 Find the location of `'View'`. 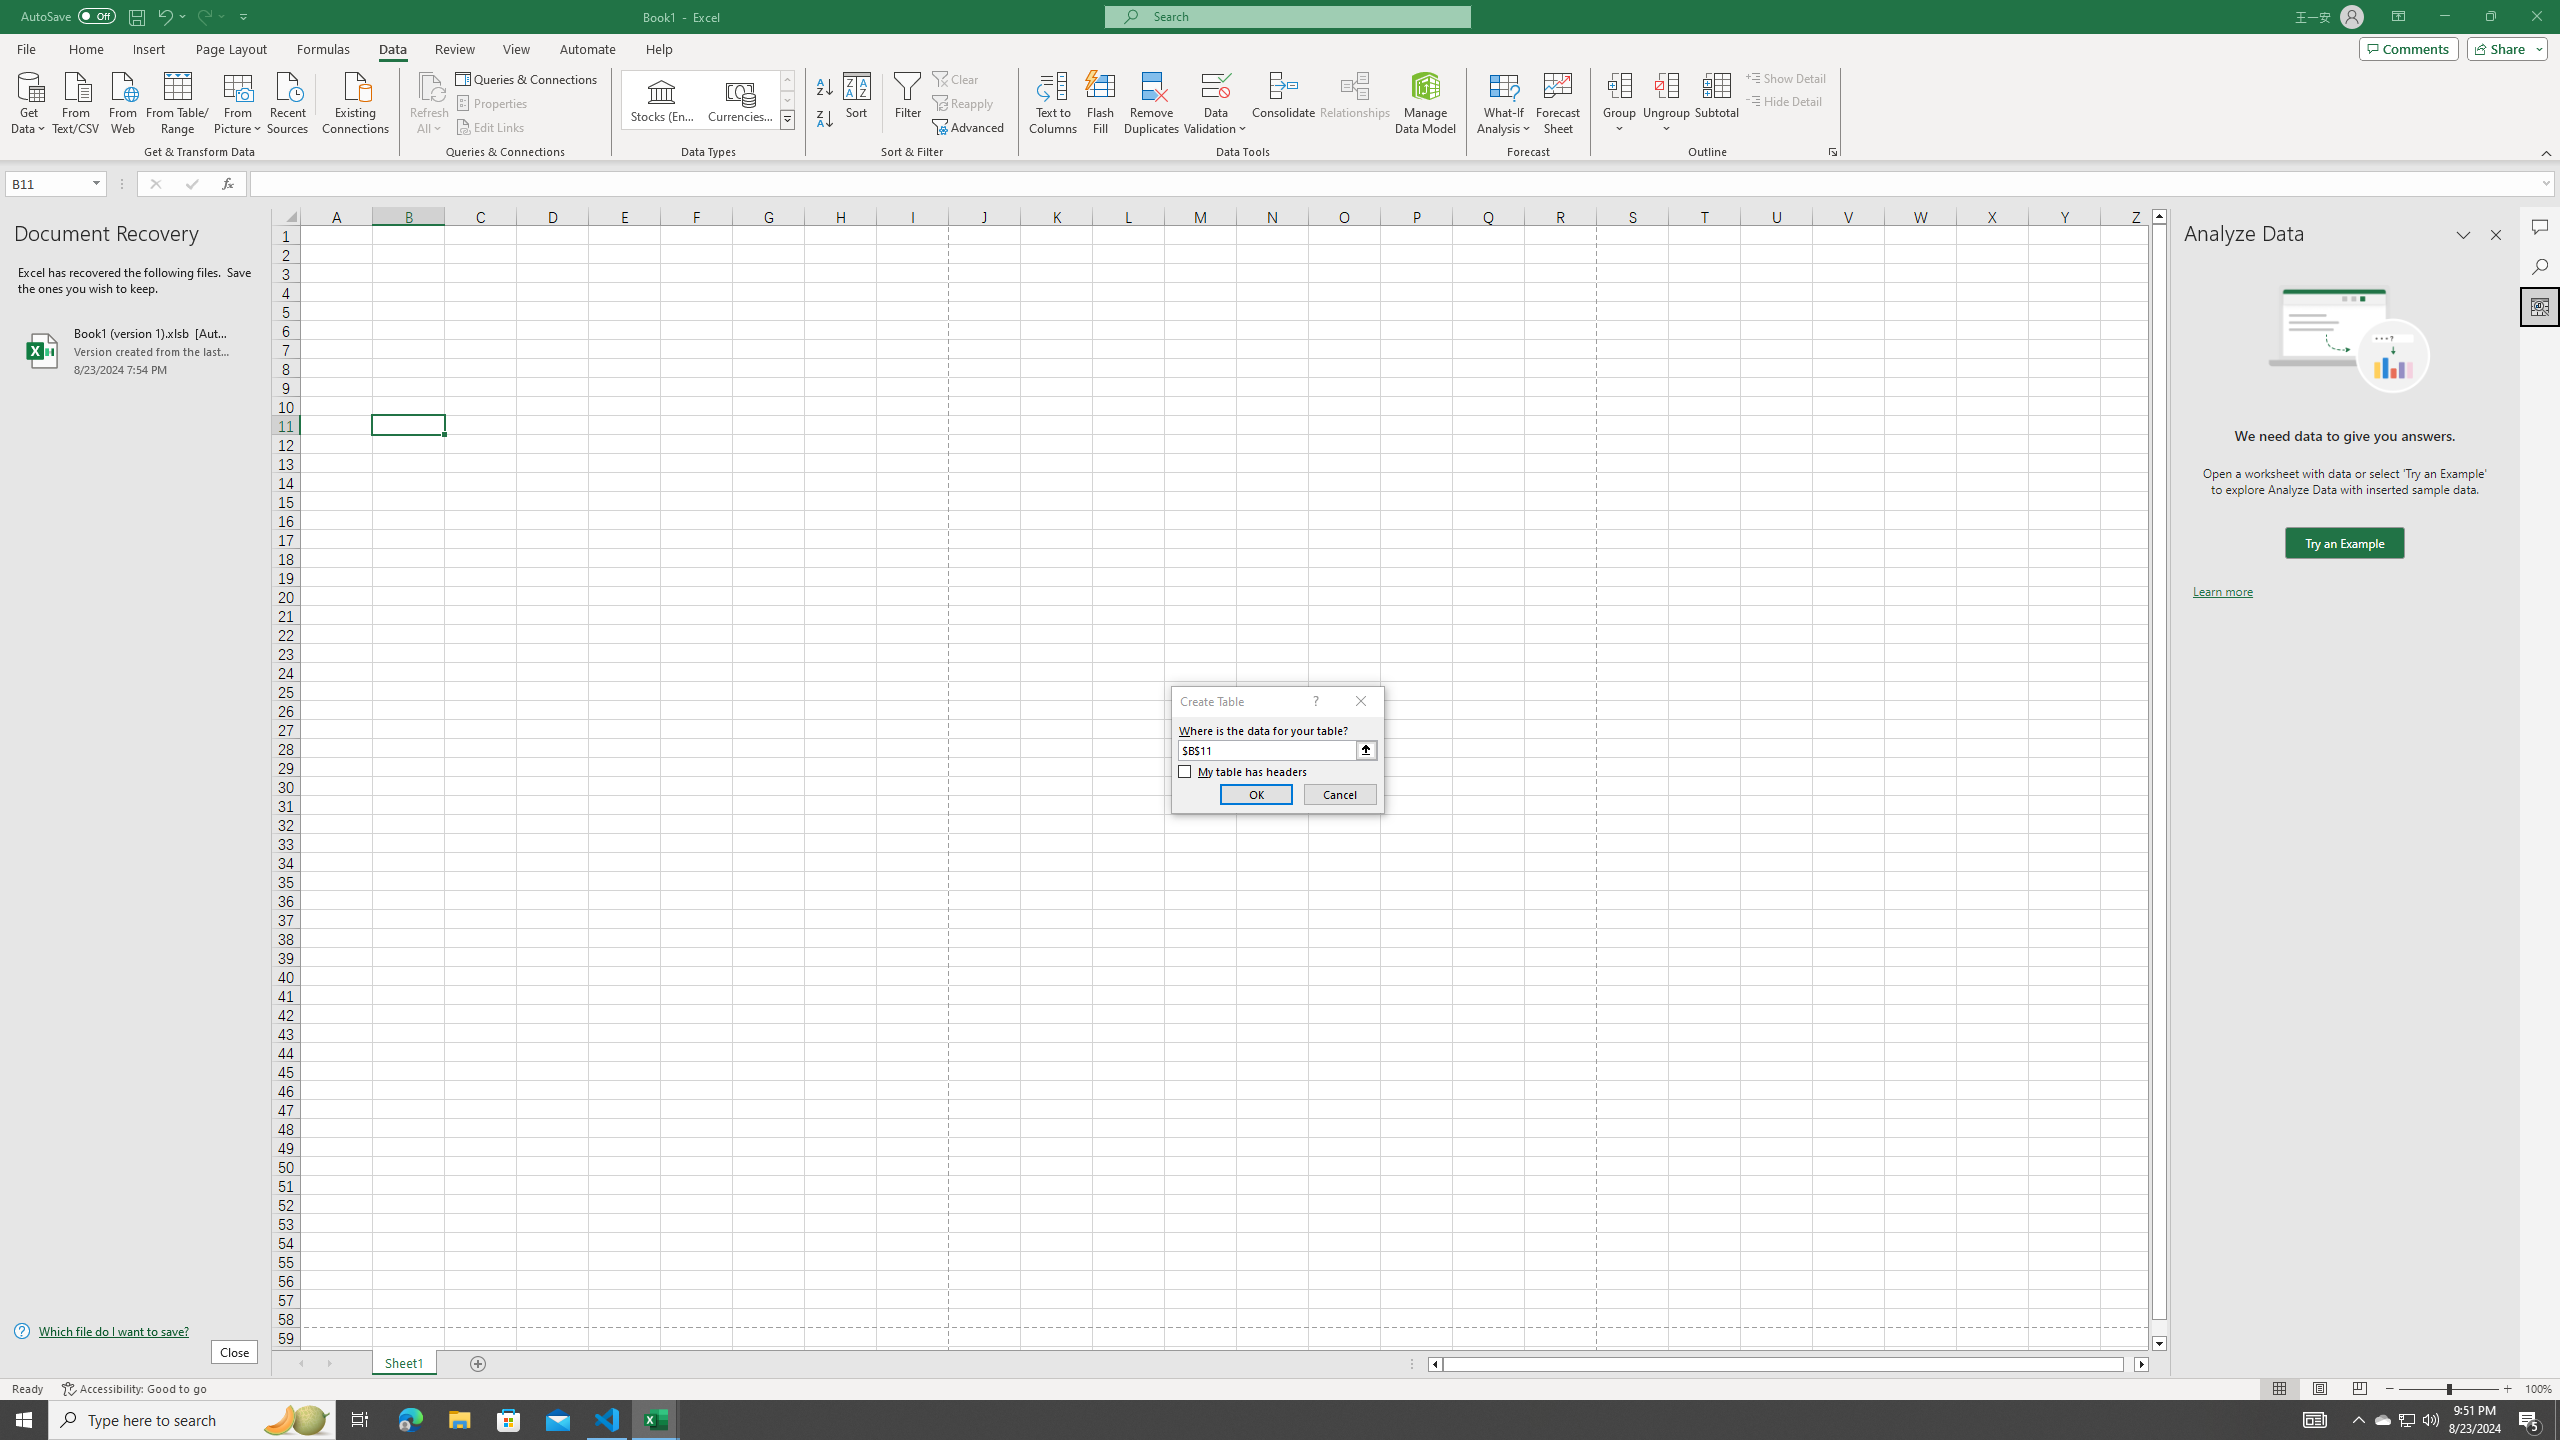

'View' is located at coordinates (514, 49).